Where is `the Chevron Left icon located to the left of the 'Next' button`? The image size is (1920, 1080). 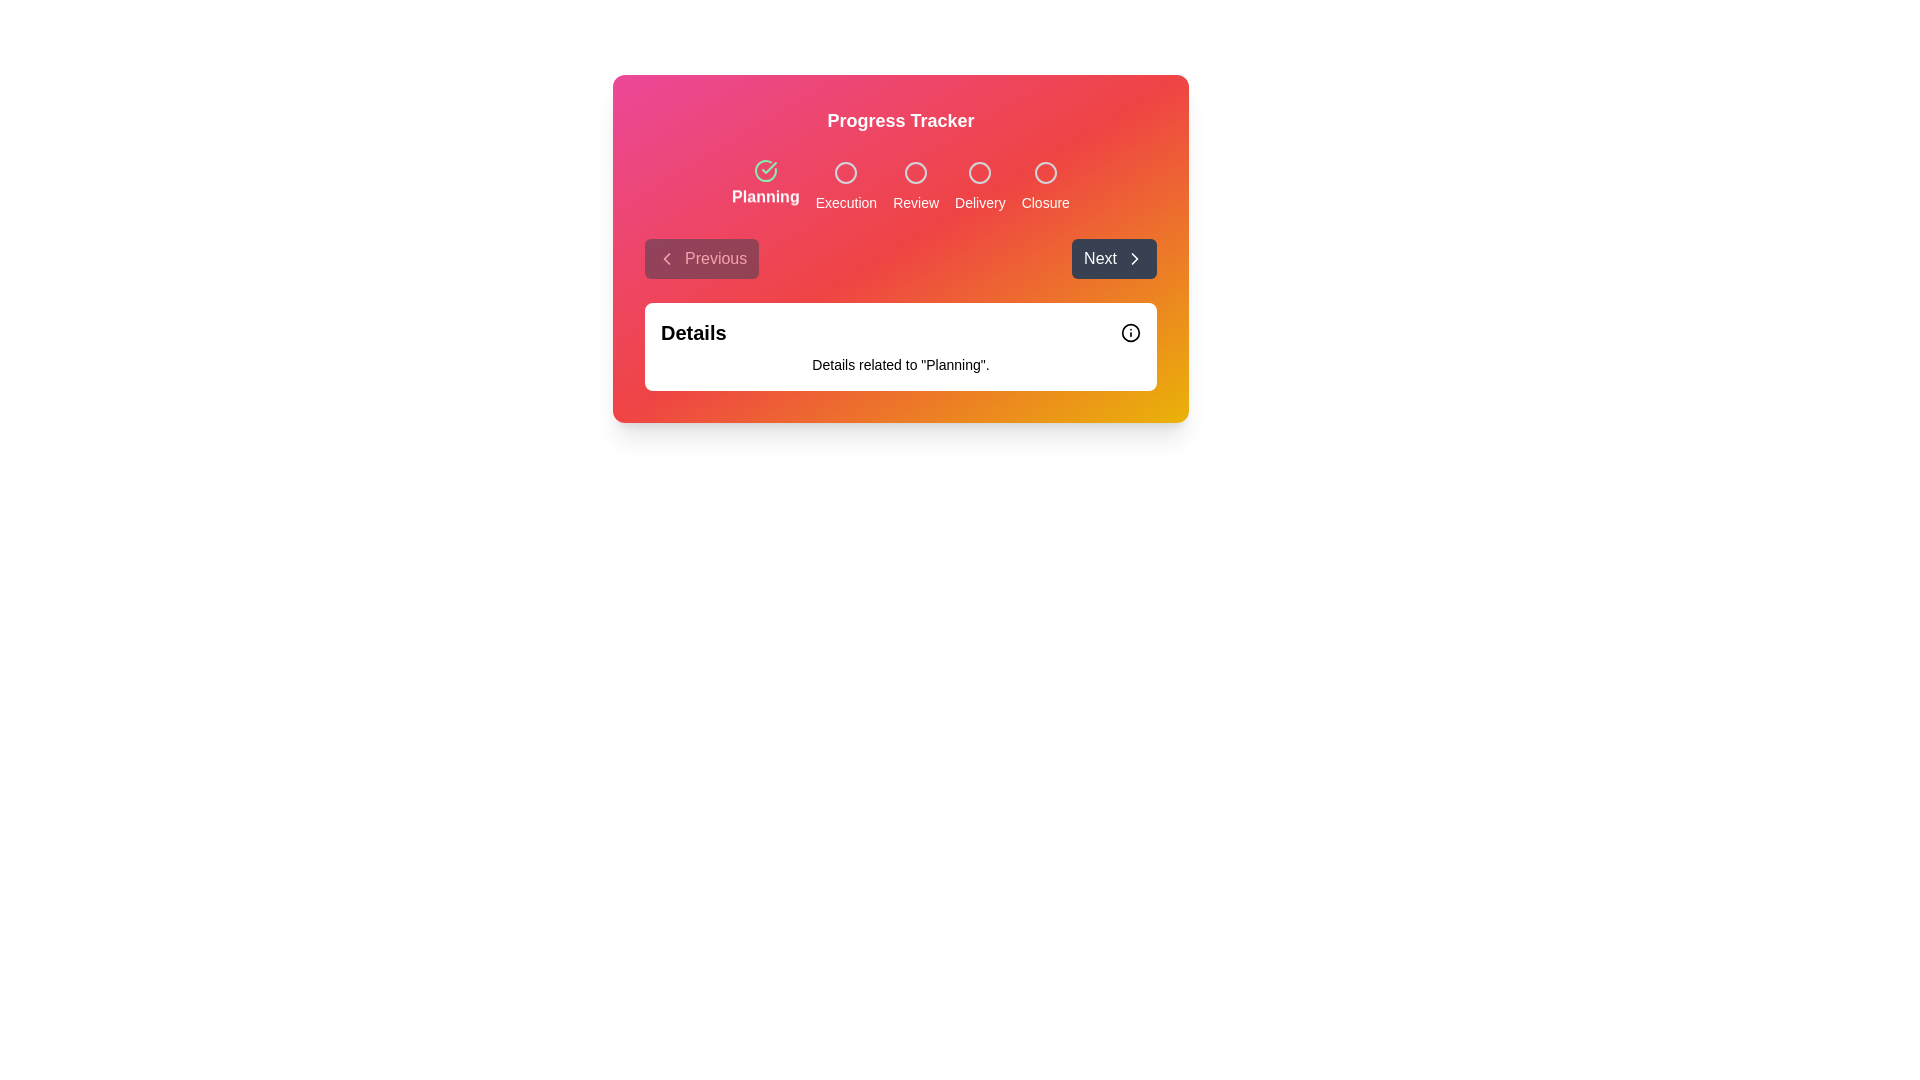
the Chevron Left icon located to the left of the 'Next' button is located at coordinates (667, 257).